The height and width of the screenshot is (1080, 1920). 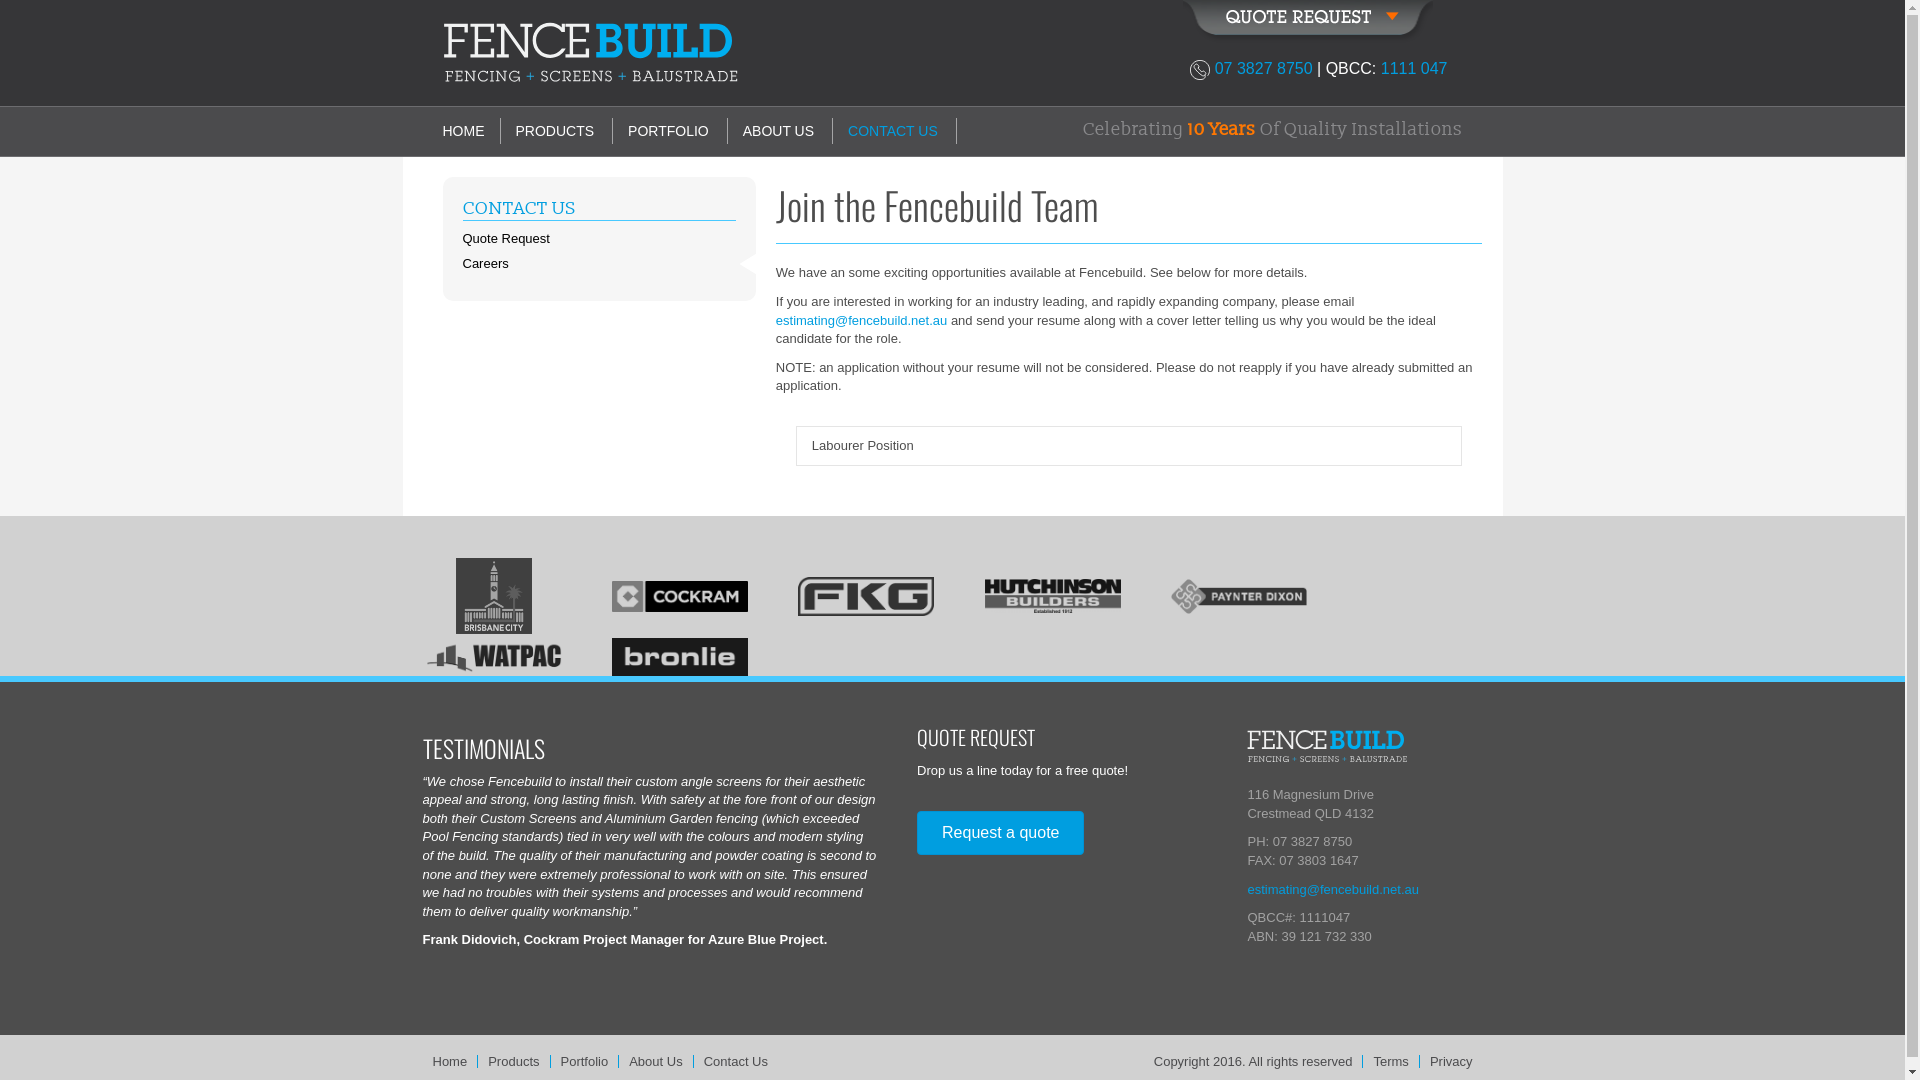 I want to click on '07 3827 8750', so click(x=1213, y=67).